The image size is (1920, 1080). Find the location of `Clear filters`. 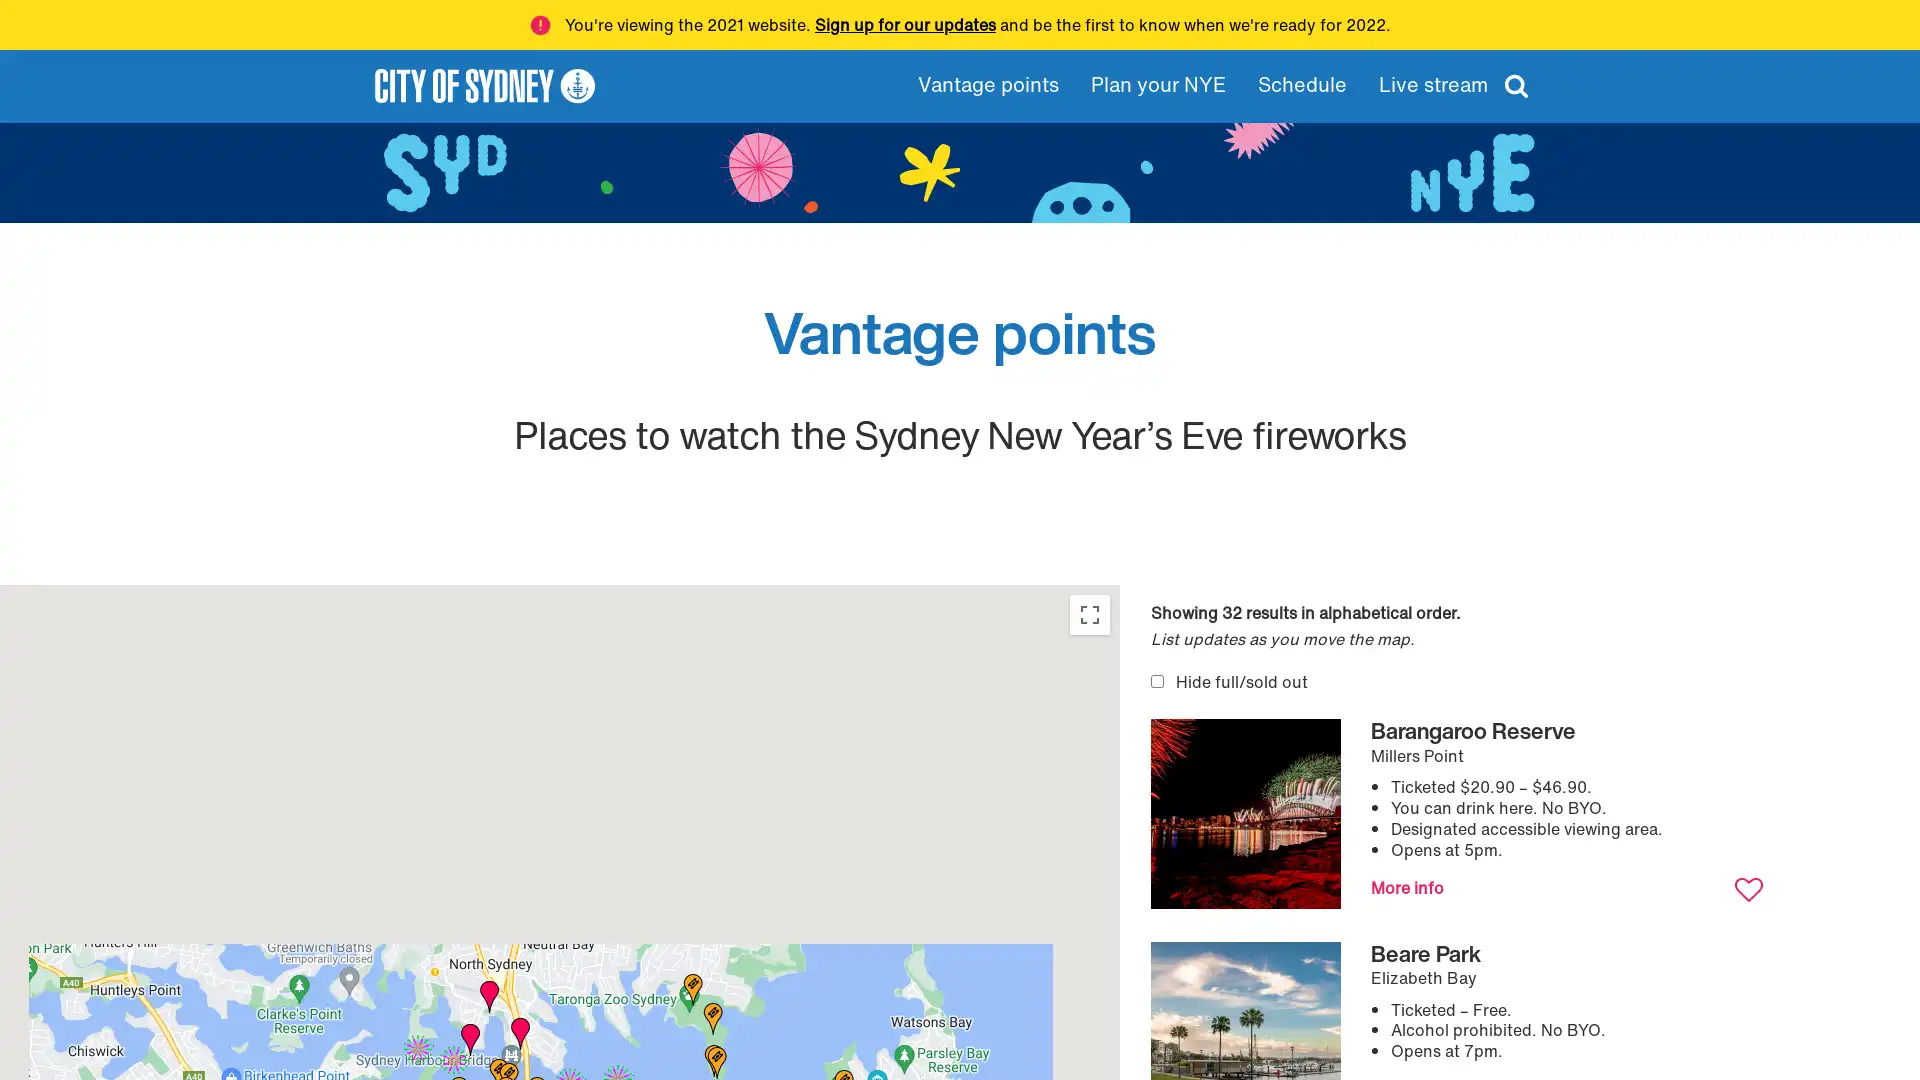

Clear filters is located at coordinates (888, 571).